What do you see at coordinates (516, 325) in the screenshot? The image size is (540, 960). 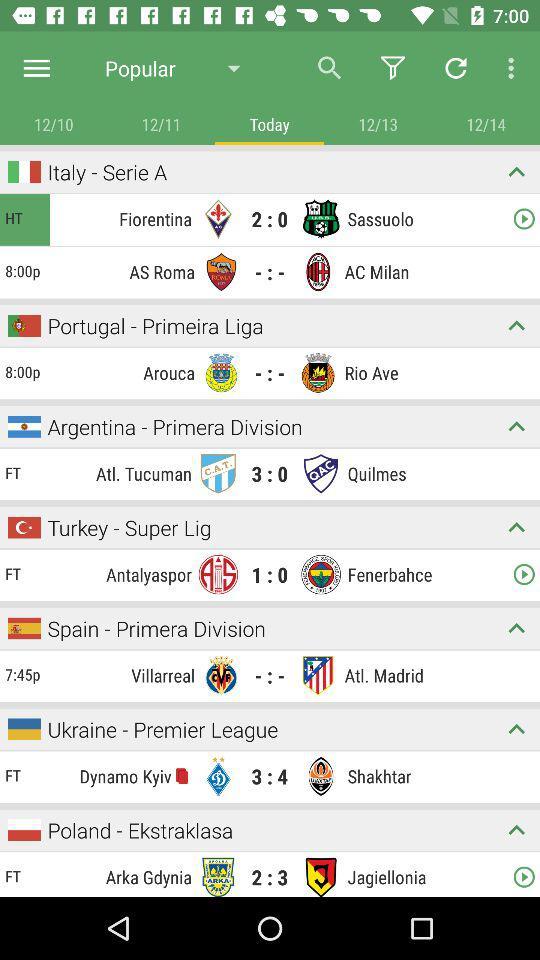 I see `hide team` at bounding box center [516, 325].